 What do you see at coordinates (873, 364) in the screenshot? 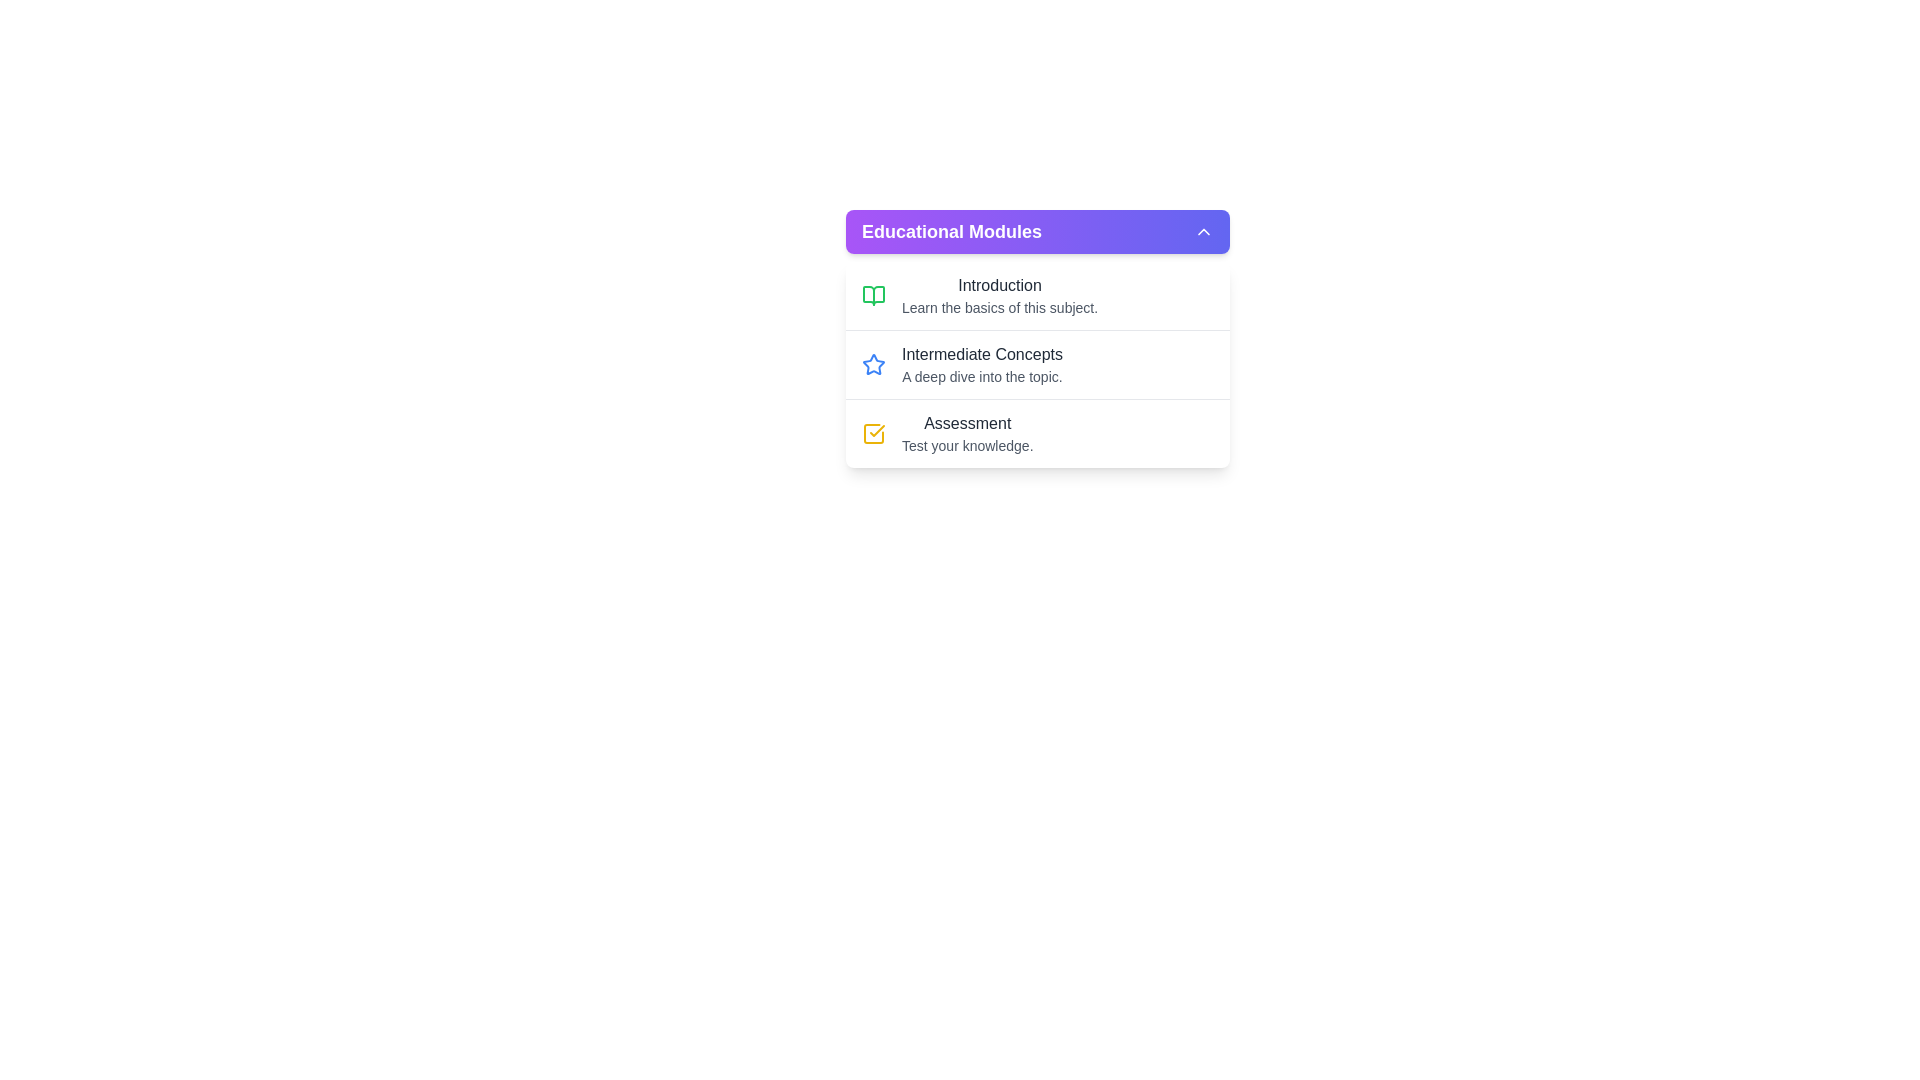
I see `the blue outlined star-shaped icon rendered as an SVG element` at bounding box center [873, 364].